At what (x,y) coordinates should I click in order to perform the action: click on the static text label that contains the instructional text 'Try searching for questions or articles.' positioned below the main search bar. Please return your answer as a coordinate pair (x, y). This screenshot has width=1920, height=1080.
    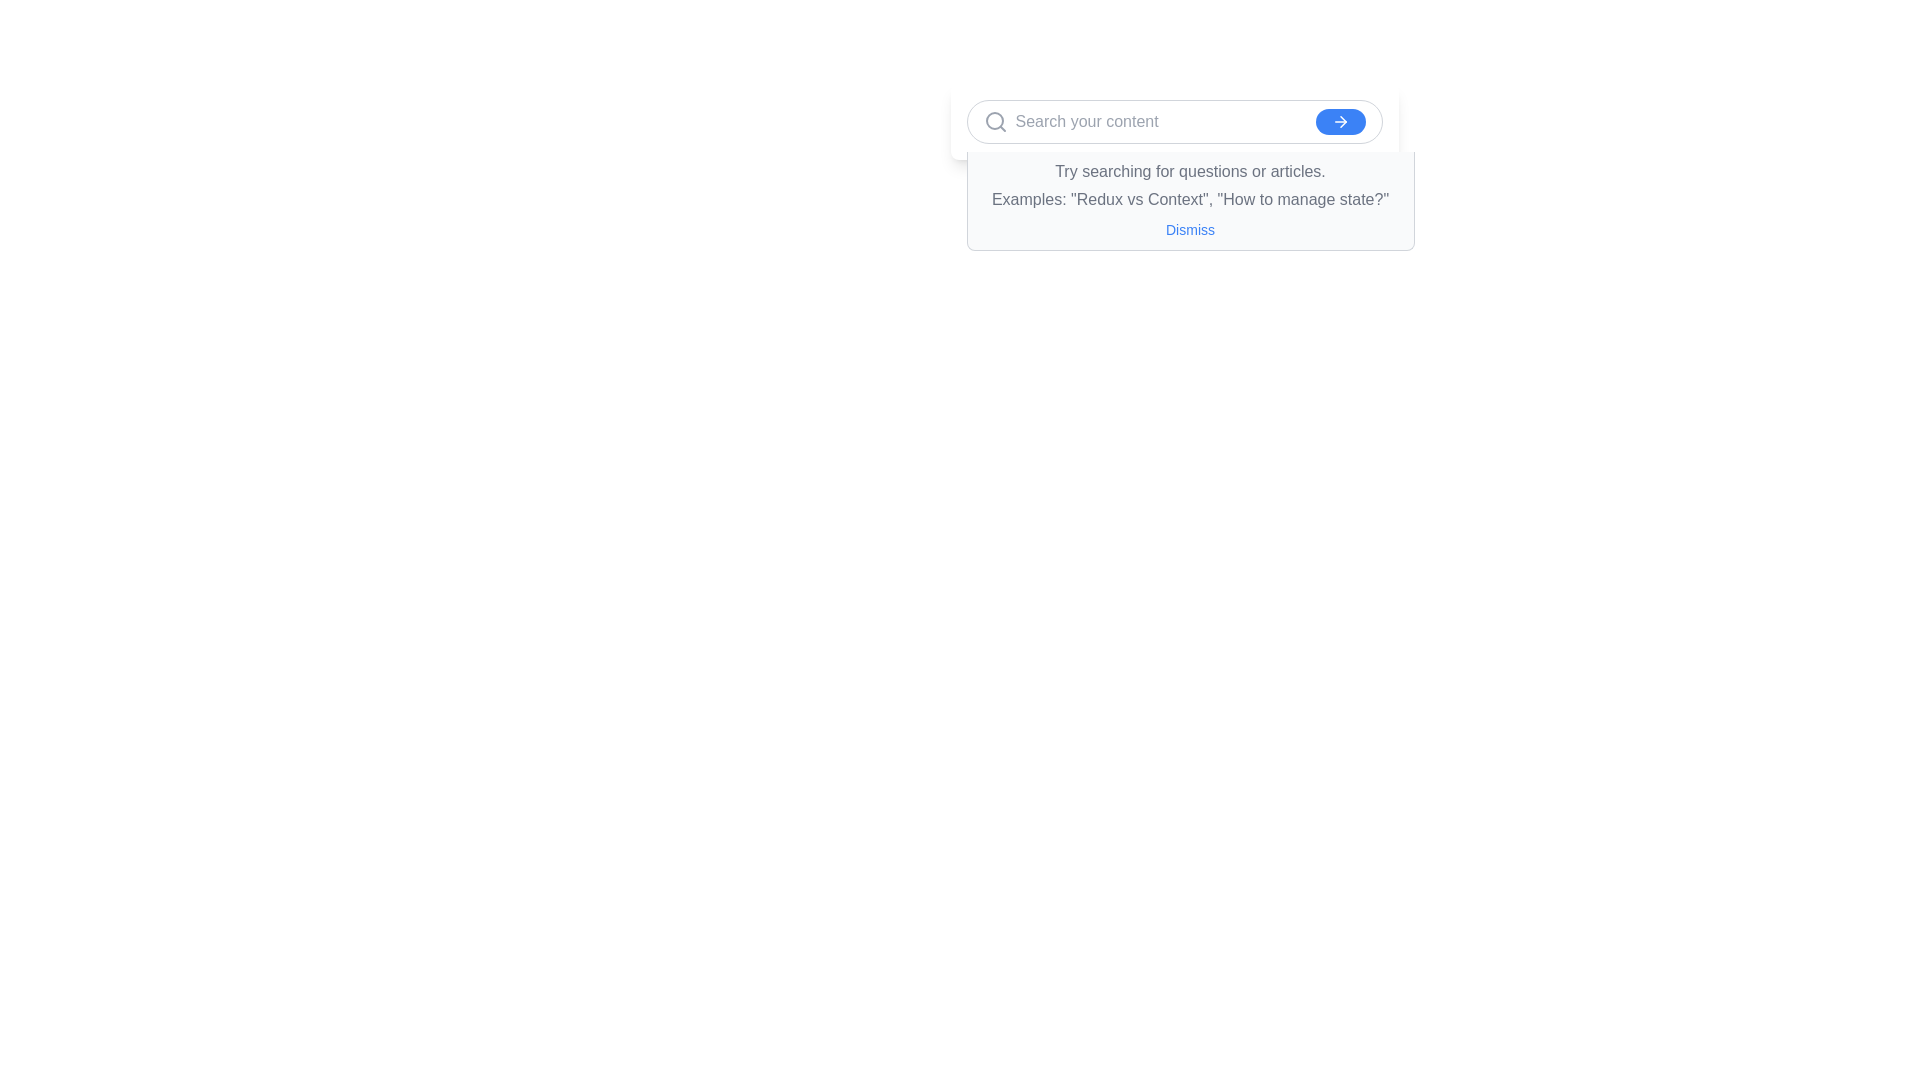
    Looking at the image, I should click on (1190, 171).